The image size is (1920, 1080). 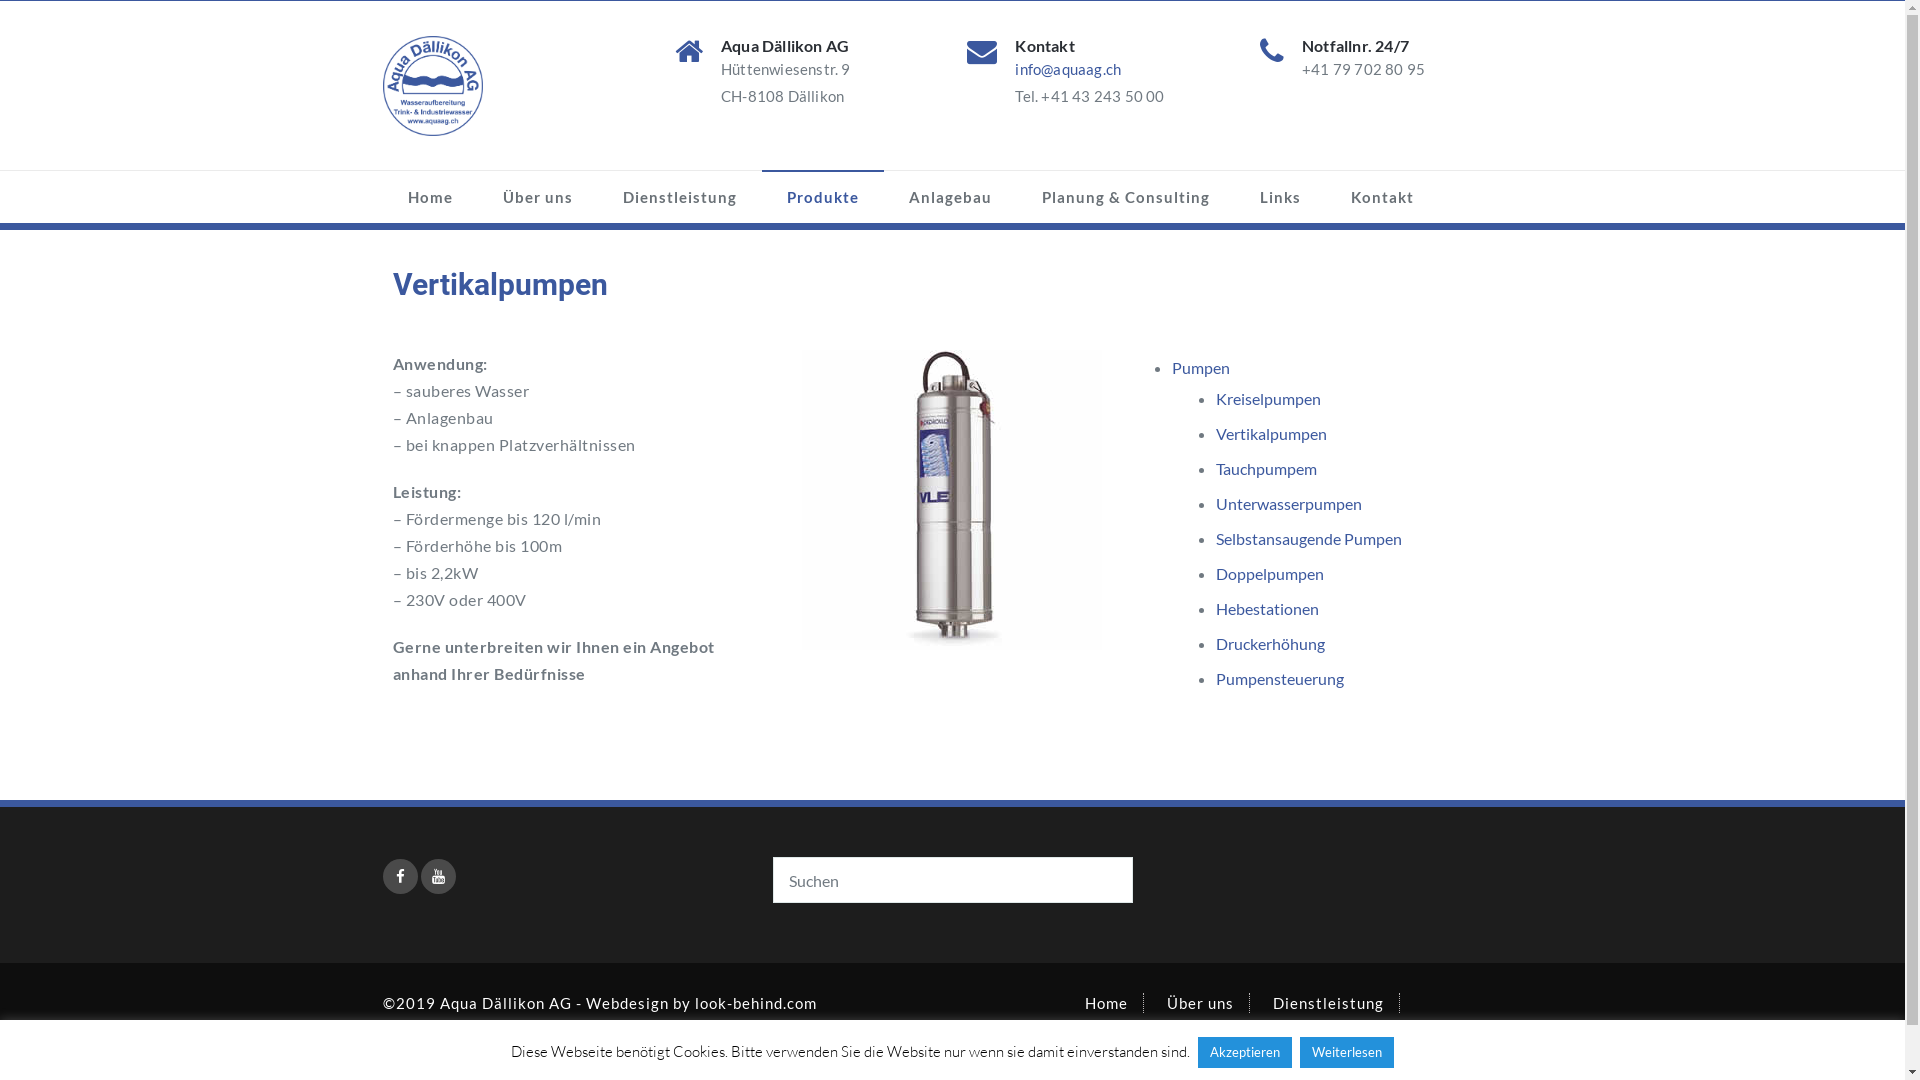 What do you see at coordinates (680, 196) in the screenshot?
I see `'Dienstleistung'` at bounding box center [680, 196].